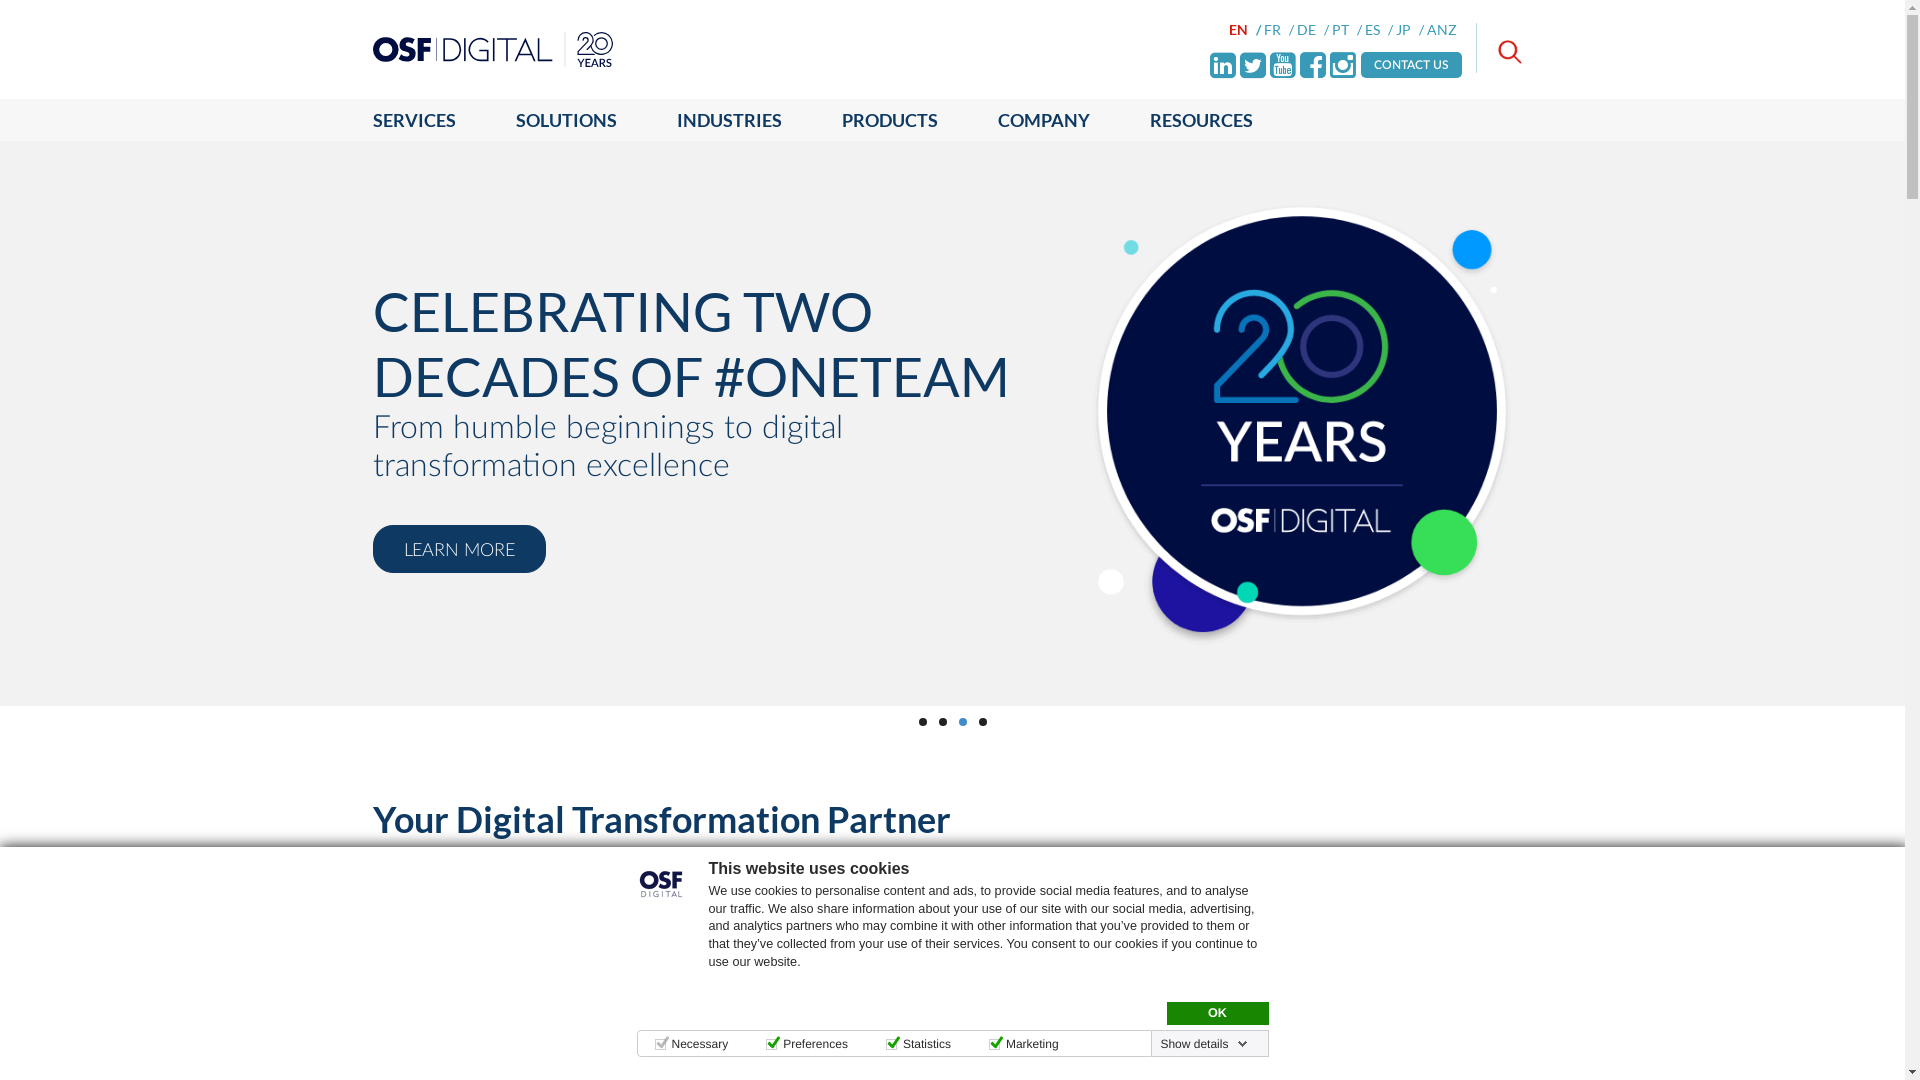  I want to click on 'LEARN MORE', so click(457, 567).